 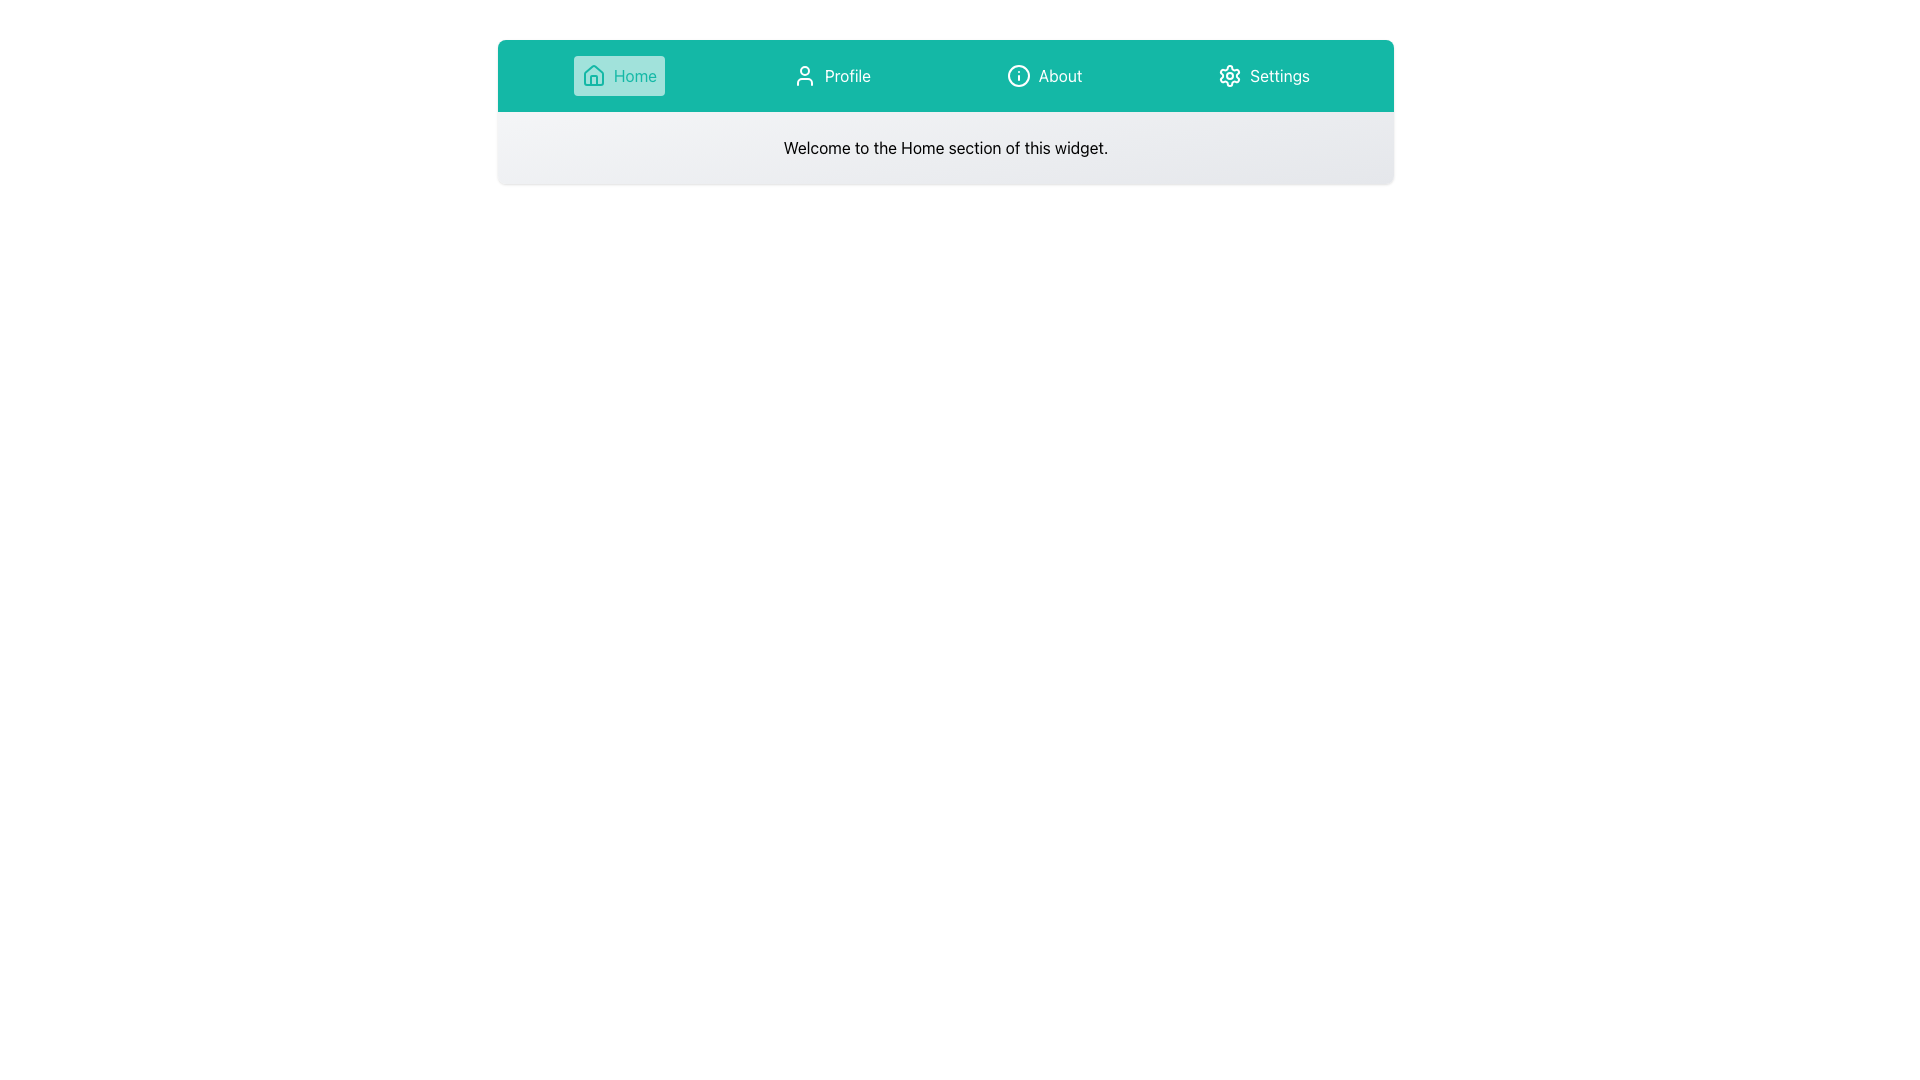 What do you see at coordinates (592, 74) in the screenshot?
I see `the 'Home' icon in the navigation bar` at bounding box center [592, 74].